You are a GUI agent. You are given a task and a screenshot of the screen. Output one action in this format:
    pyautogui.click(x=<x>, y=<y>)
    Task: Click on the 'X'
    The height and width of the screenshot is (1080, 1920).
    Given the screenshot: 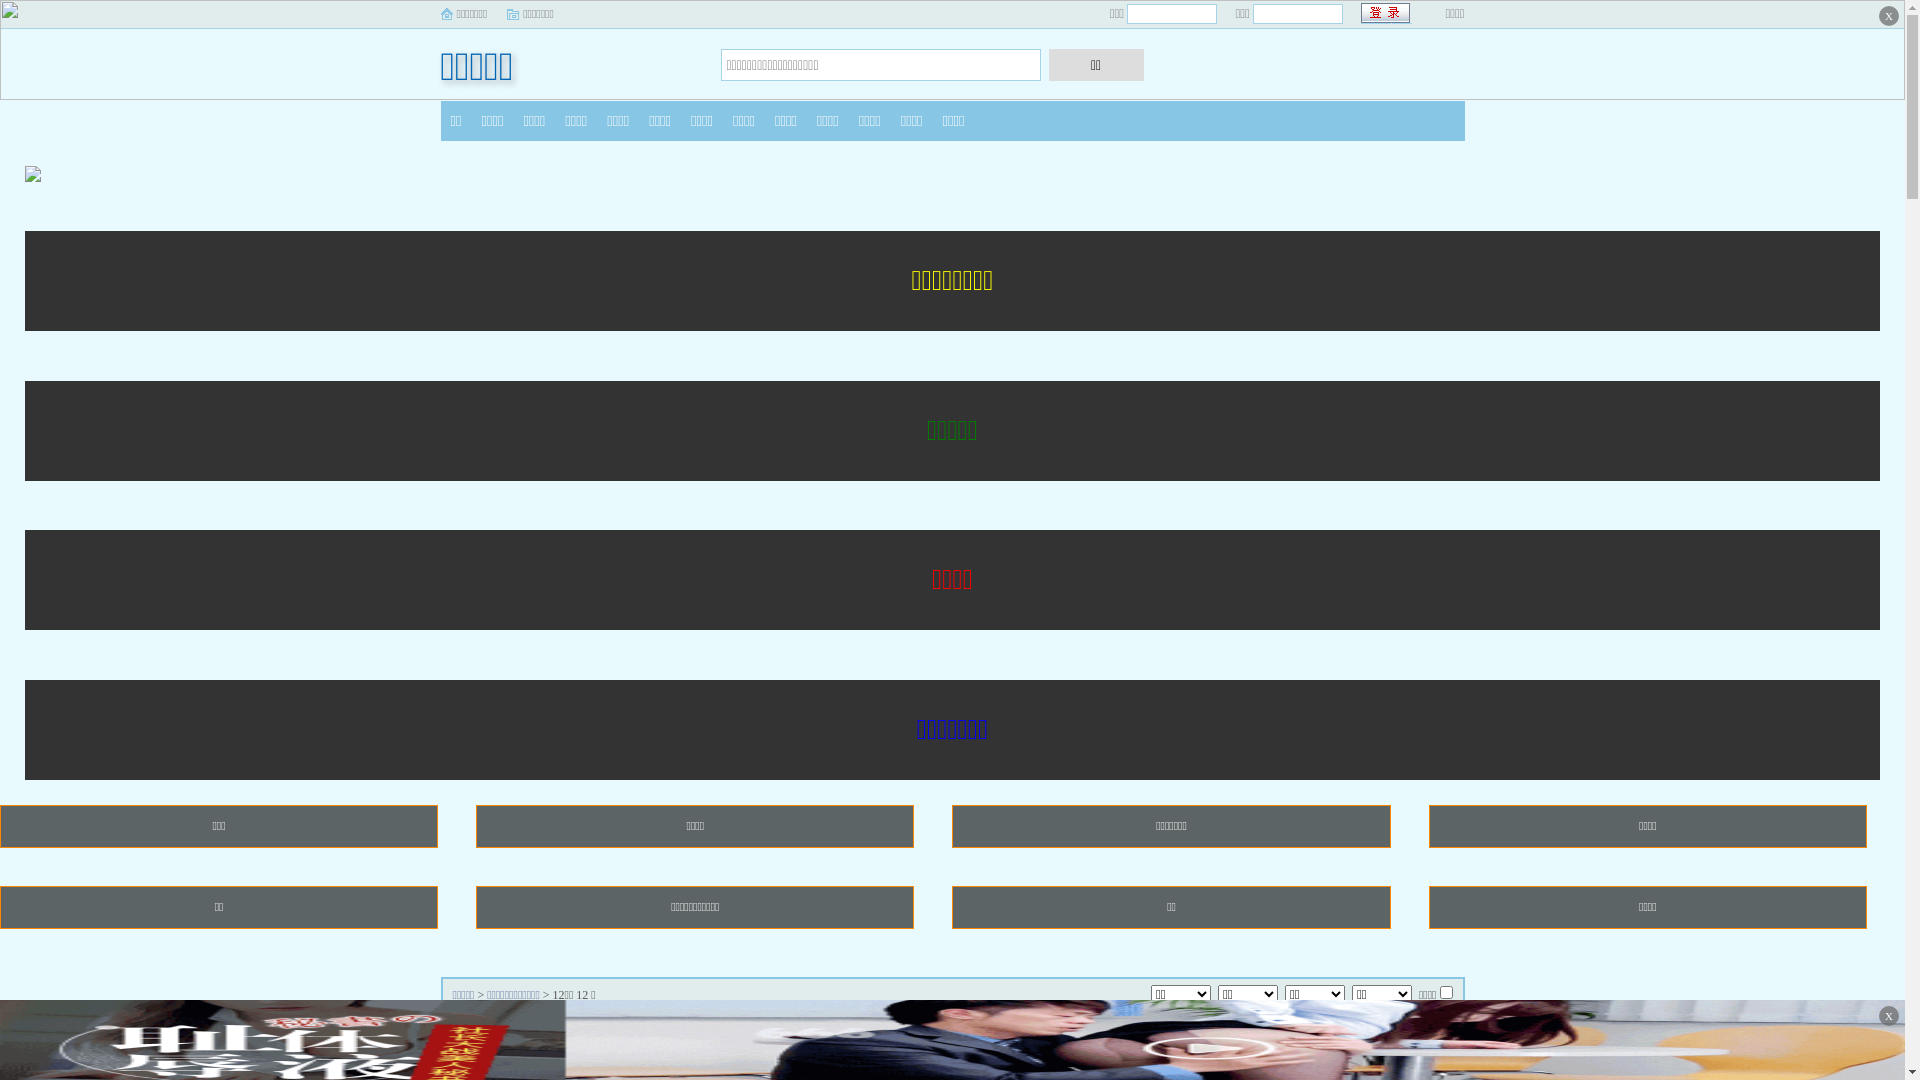 What is the action you would take?
    pyautogui.click(x=1888, y=15)
    